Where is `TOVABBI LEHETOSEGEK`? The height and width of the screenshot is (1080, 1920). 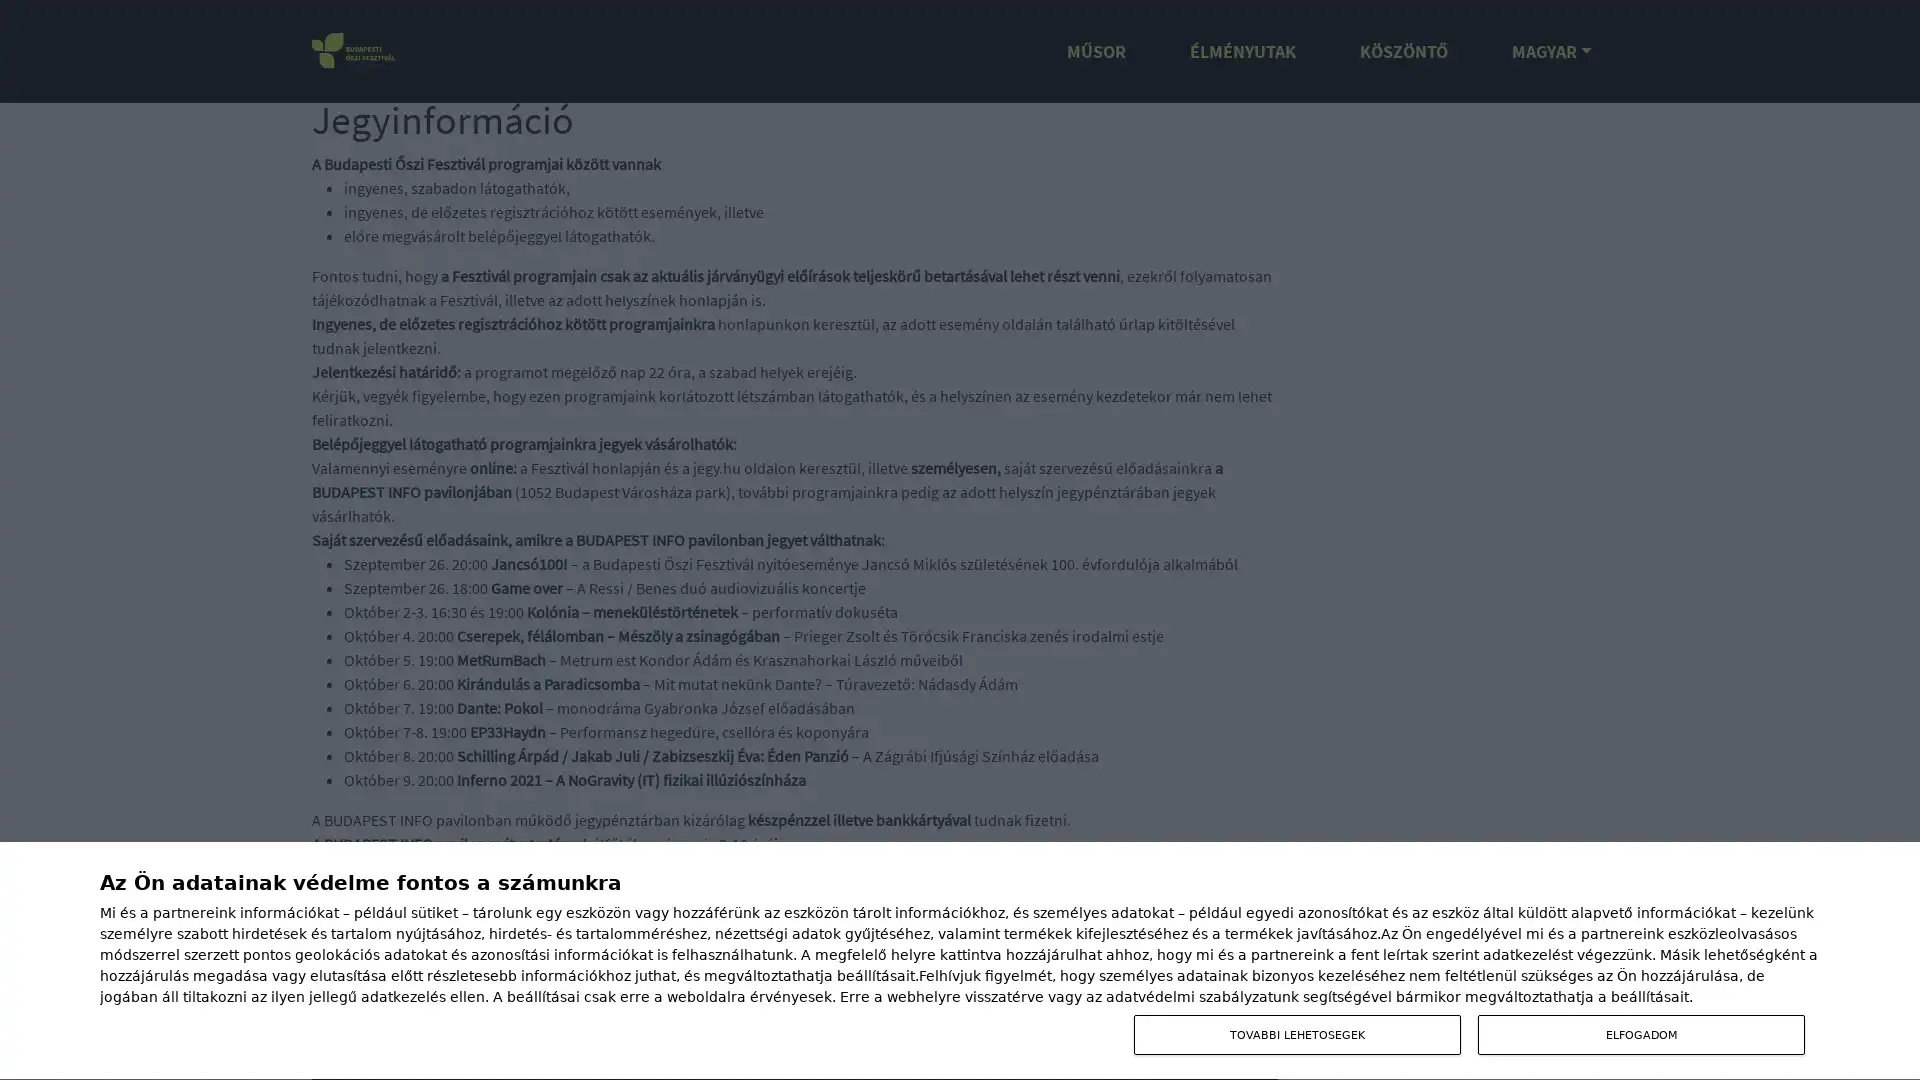 TOVABBI LEHETOSEGEK is located at coordinates (1296, 1034).